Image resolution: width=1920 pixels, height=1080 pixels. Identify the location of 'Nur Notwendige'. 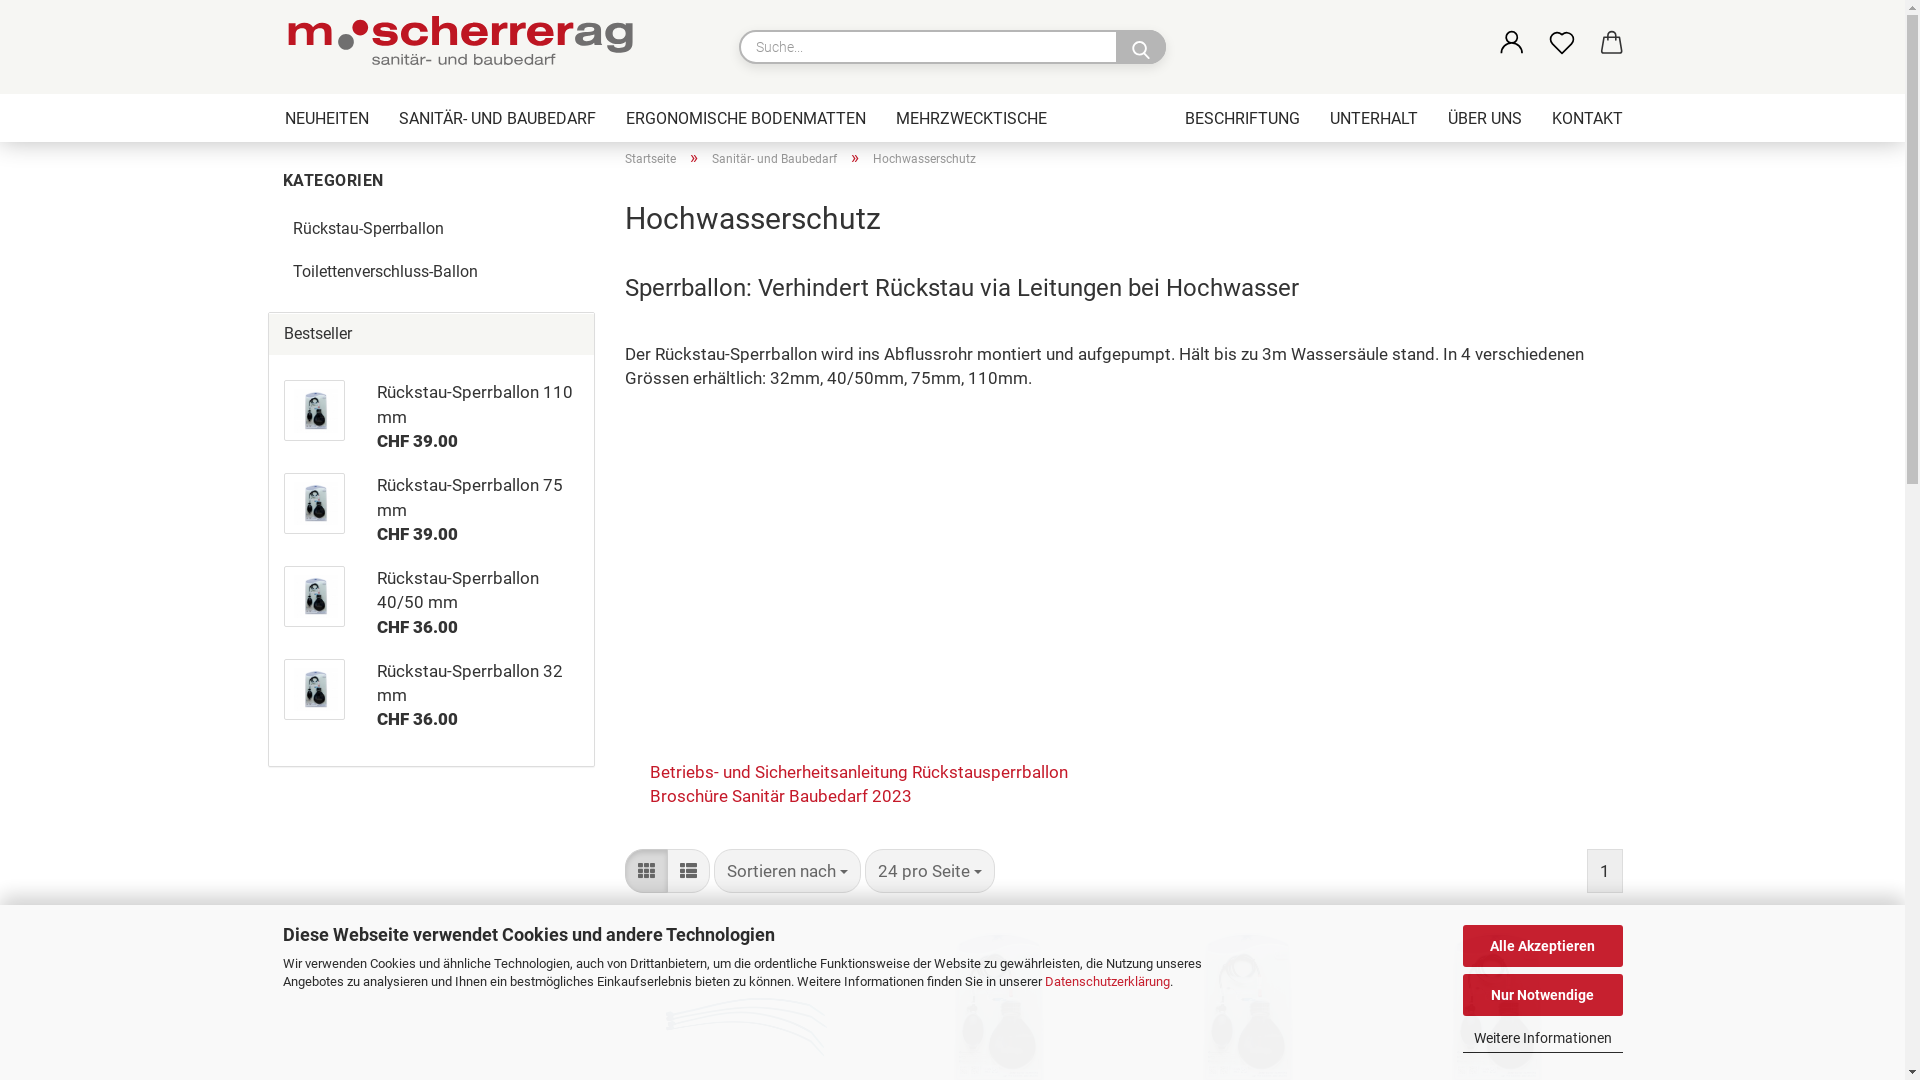
(1540, 995).